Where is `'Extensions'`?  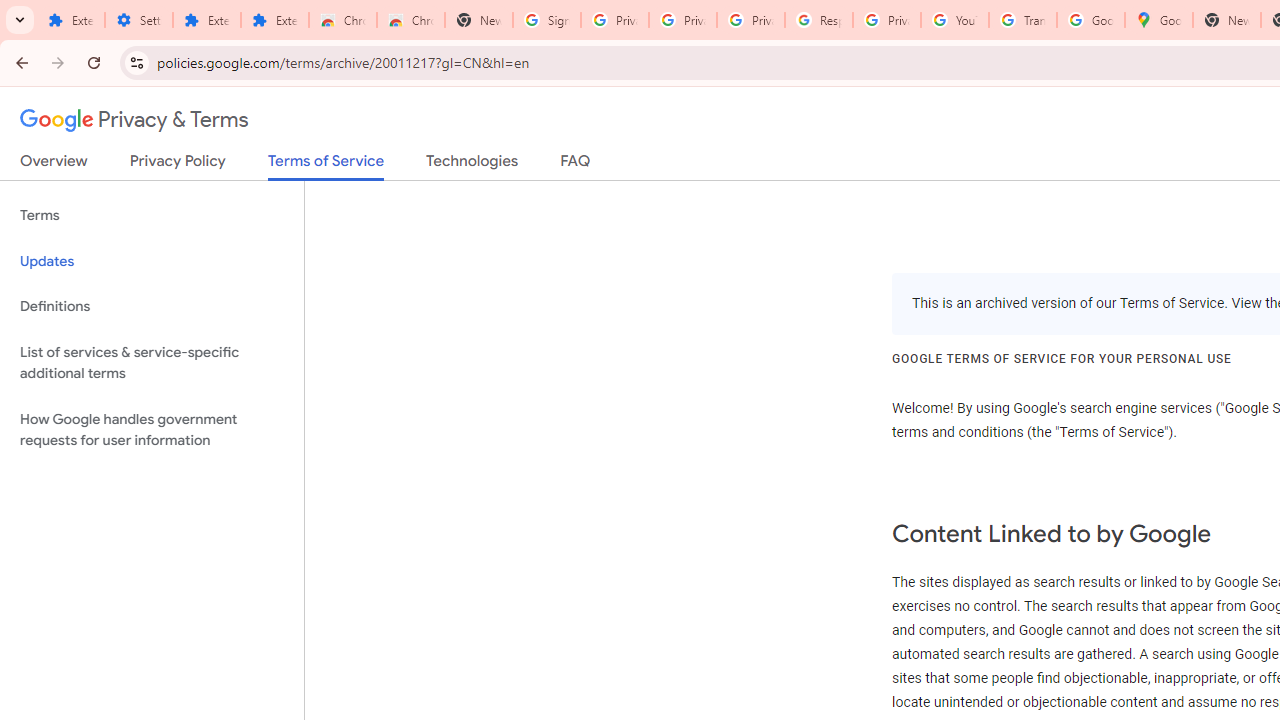 'Extensions' is located at coordinates (206, 20).